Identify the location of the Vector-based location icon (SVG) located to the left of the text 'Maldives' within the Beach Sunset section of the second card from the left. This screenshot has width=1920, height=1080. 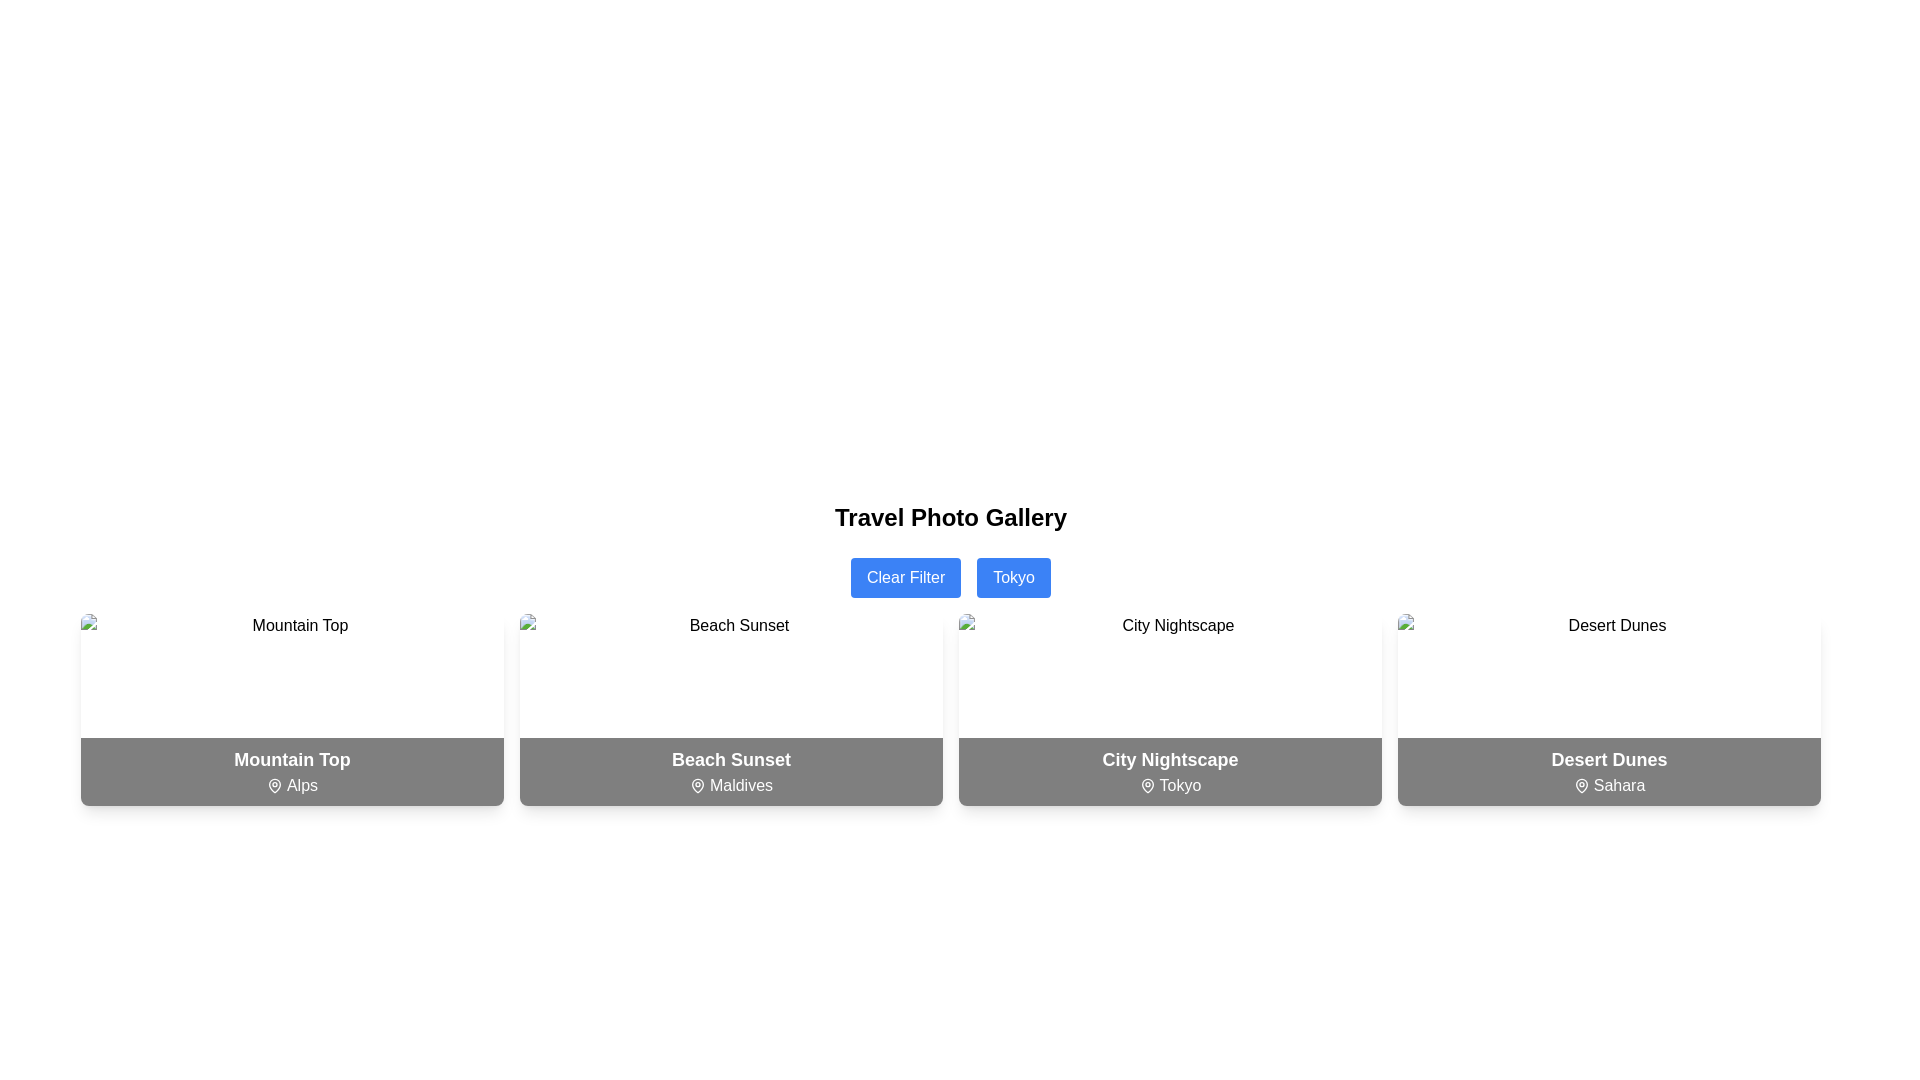
(697, 785).